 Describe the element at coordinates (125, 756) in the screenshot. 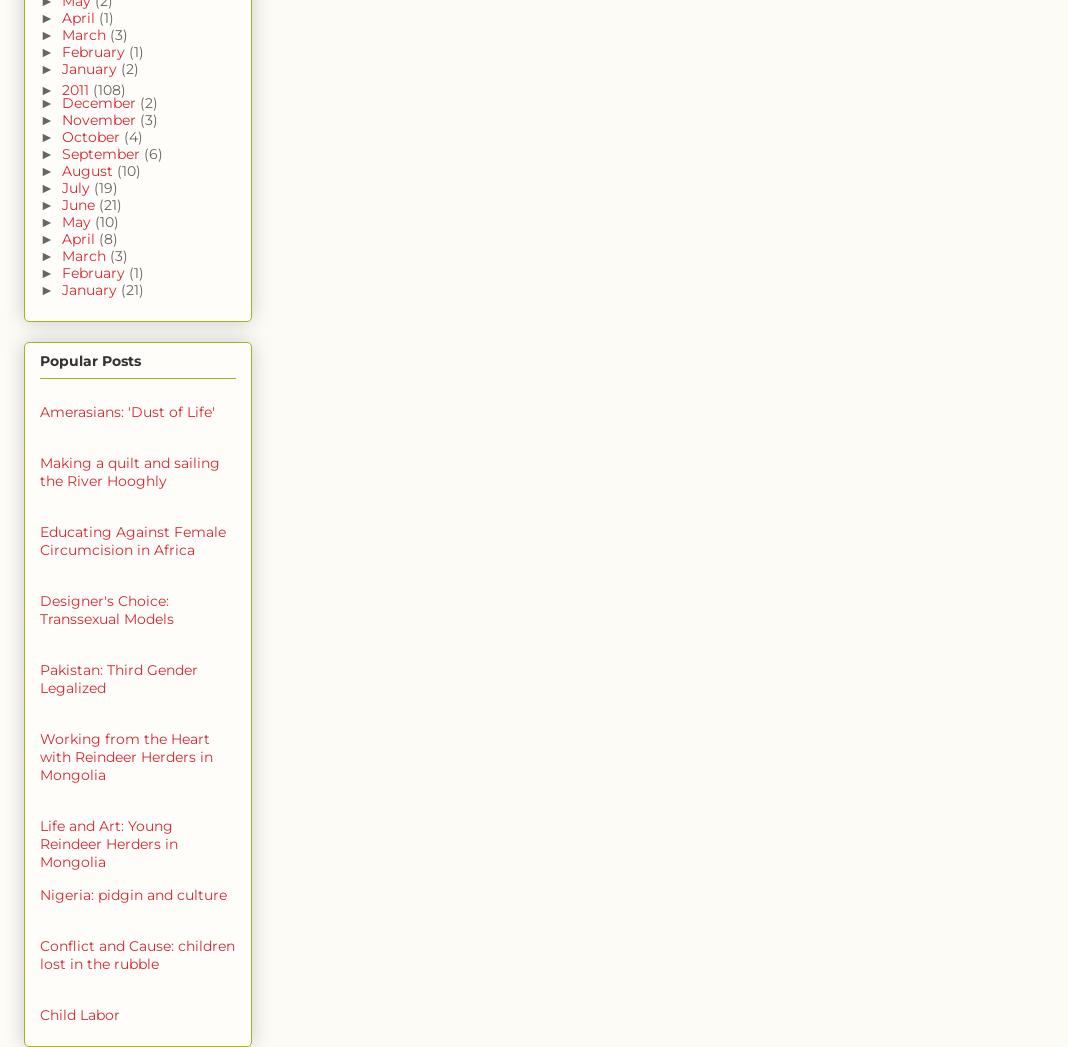

I see `'Working from the Heart with Reindeer Herders in Mongolia'` at that location.